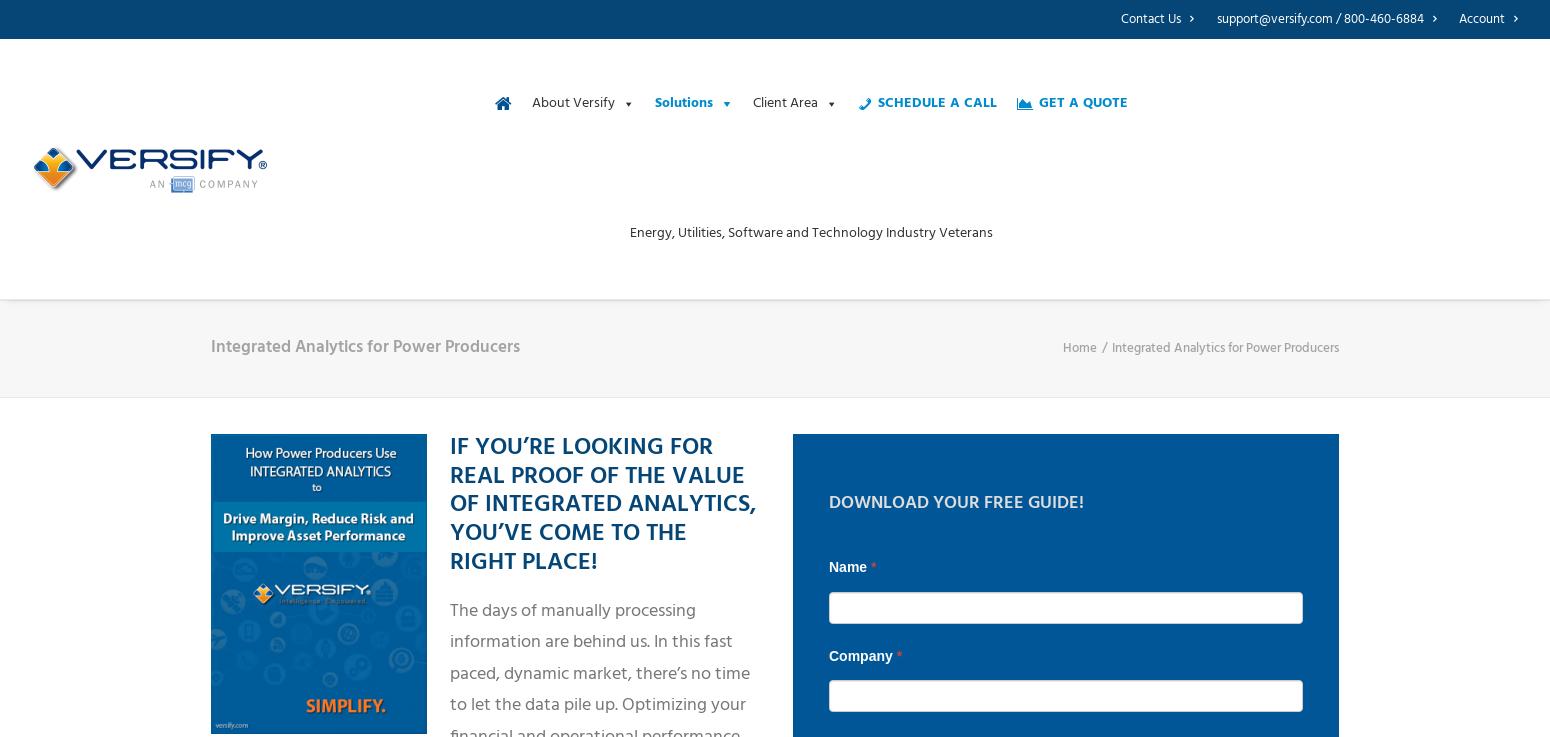 Image resolution: width=1550 pixels, height=737 pixels. What do you see at coordinates (1080, 347) in the screenshot?
I see `'Home'` at bounding box center [1080, 347].